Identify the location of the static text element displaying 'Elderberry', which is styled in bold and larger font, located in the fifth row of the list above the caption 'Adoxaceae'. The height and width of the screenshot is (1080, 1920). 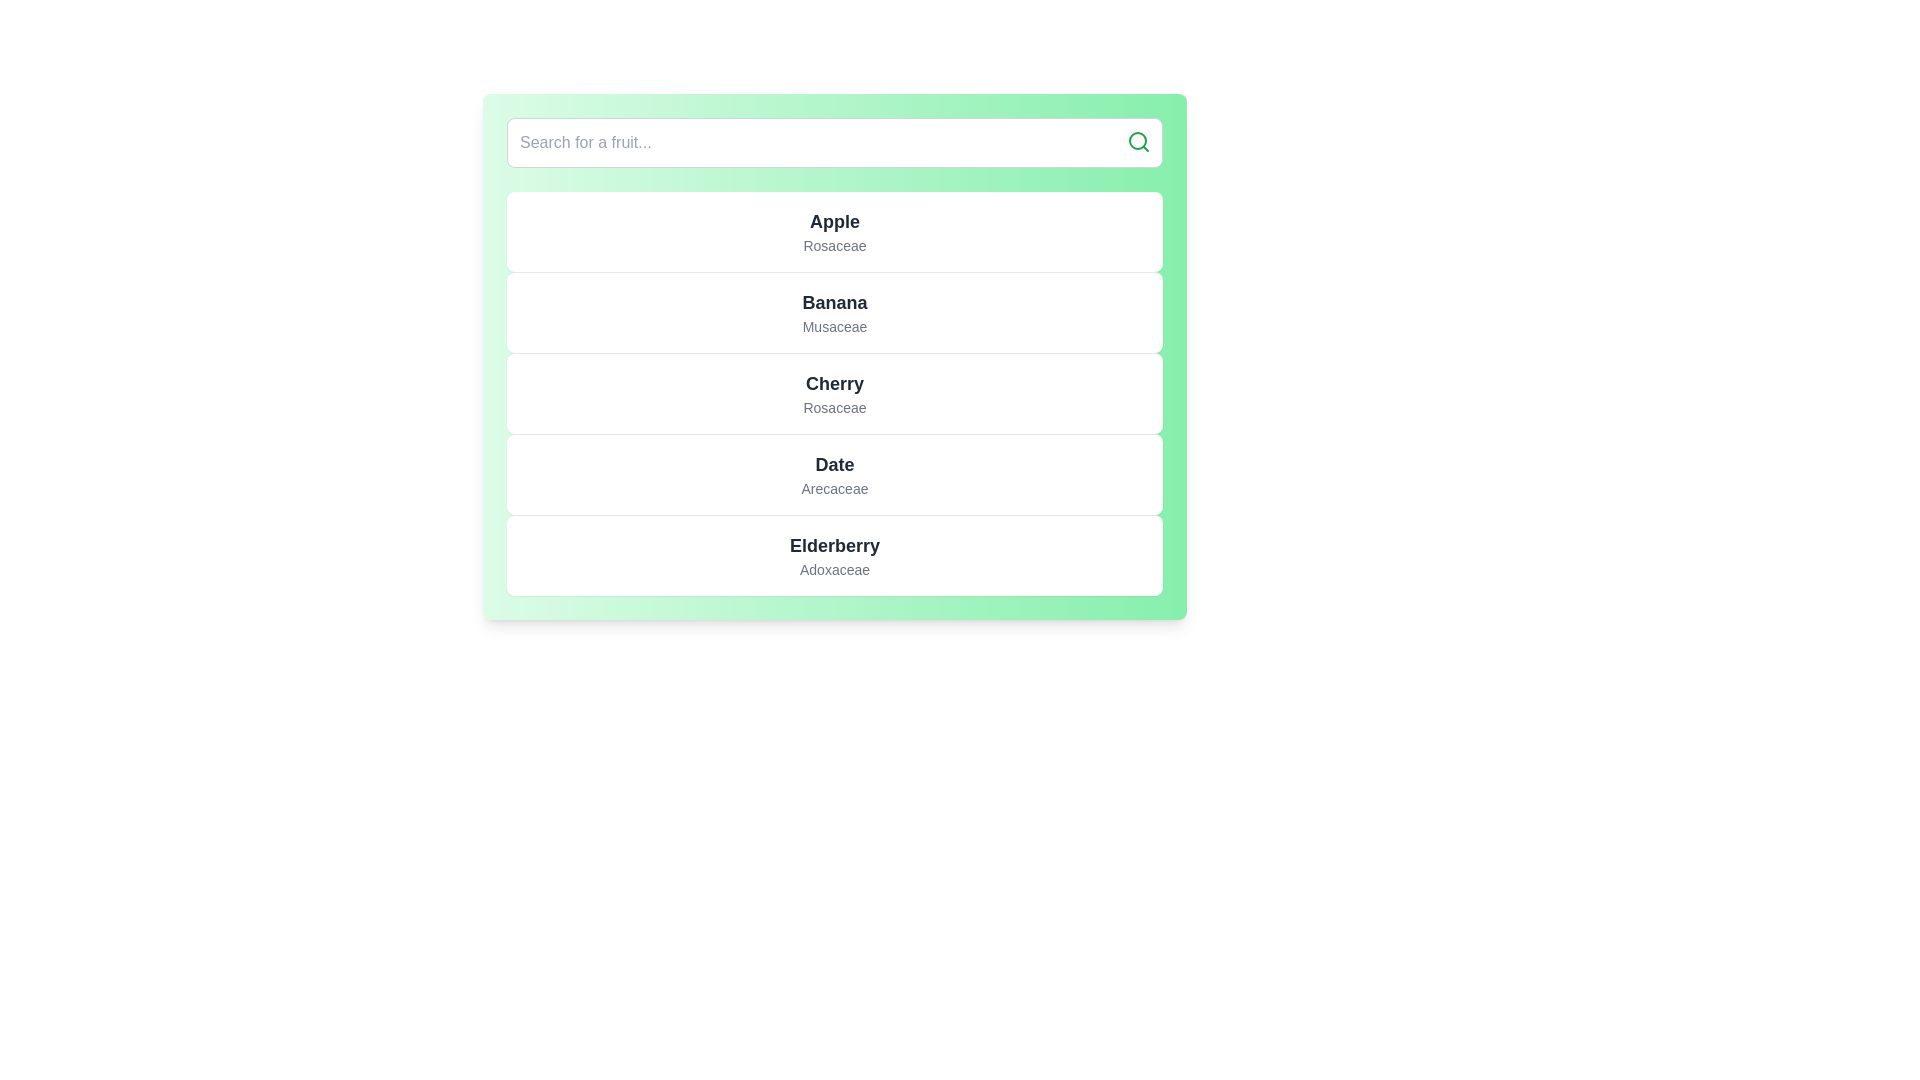
(835, 546).